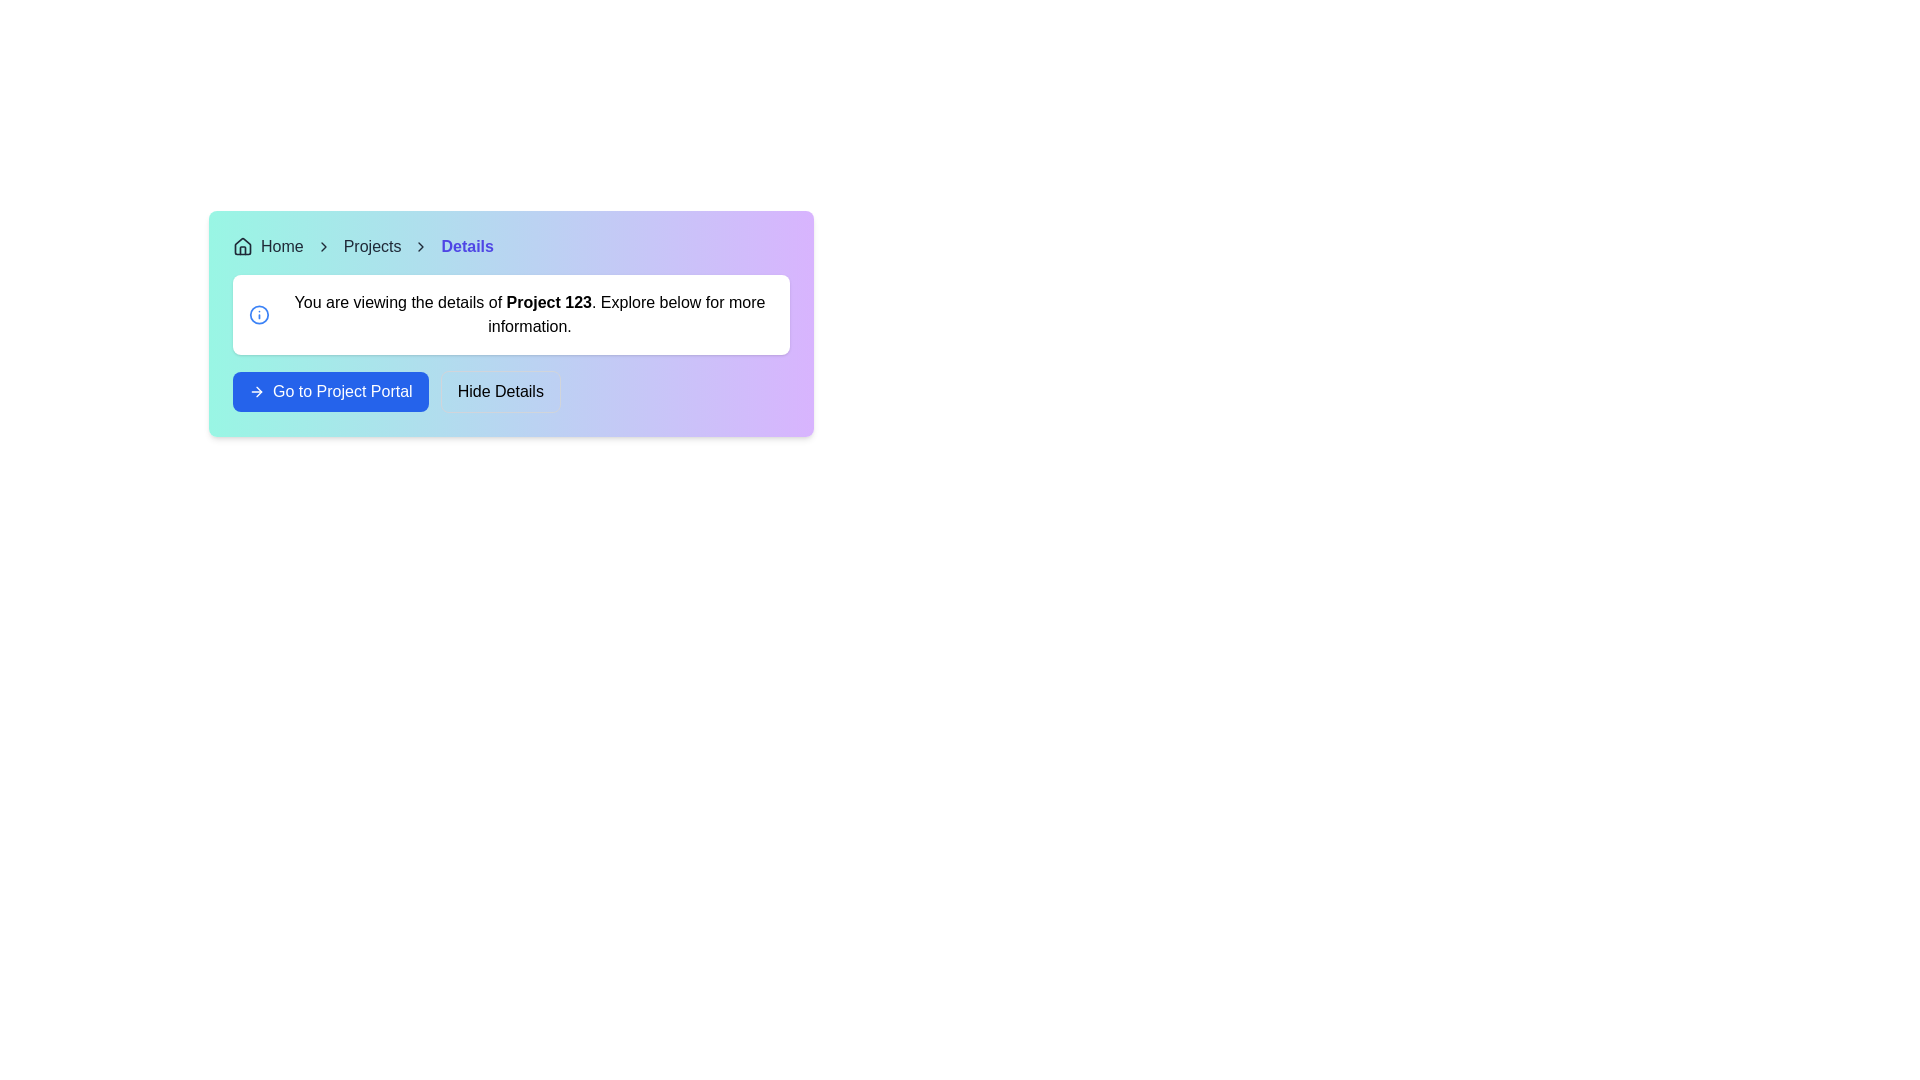  I want to click on the 'Hide Details' button, which is the second button aligned to the right of the 'Go to Project Portal' button, so click(511, 392).